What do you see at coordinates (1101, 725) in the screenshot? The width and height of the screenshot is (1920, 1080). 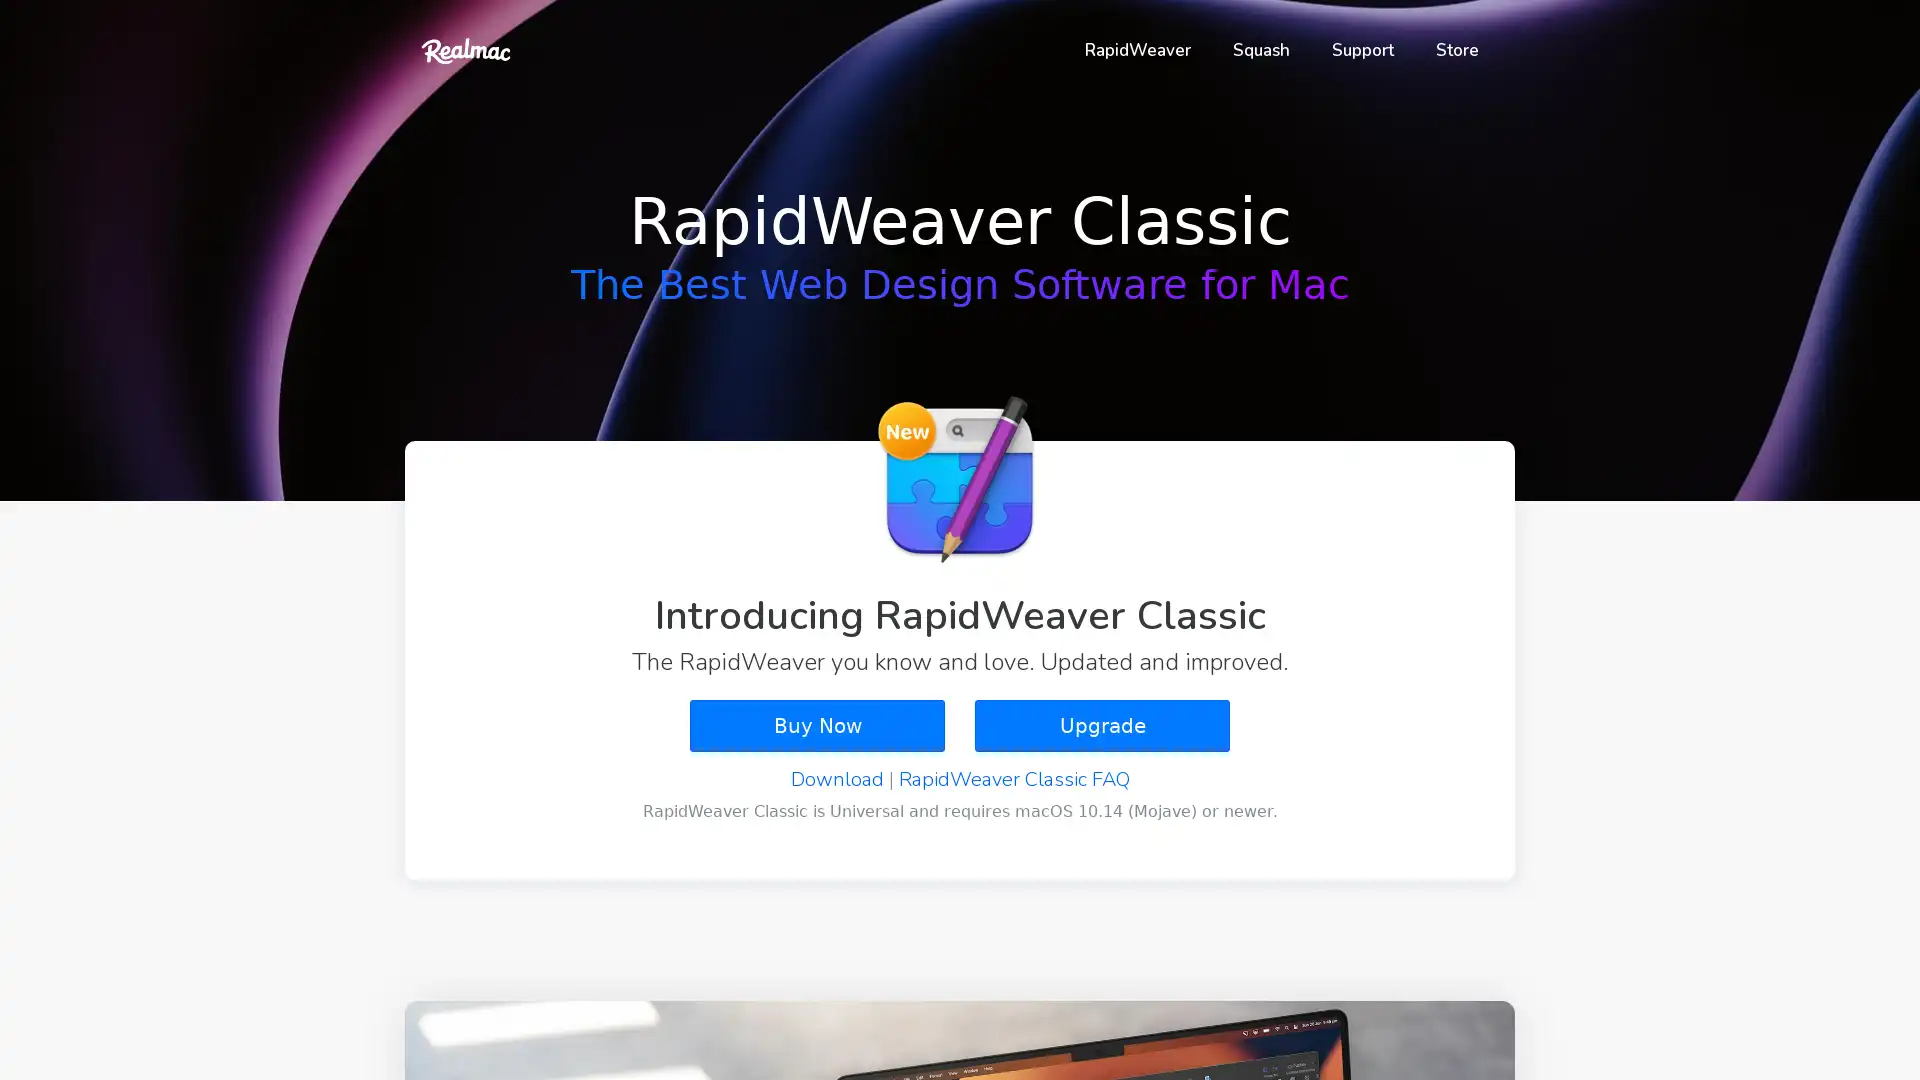 I see `Upgrade` at bounding box center [1101, 725].